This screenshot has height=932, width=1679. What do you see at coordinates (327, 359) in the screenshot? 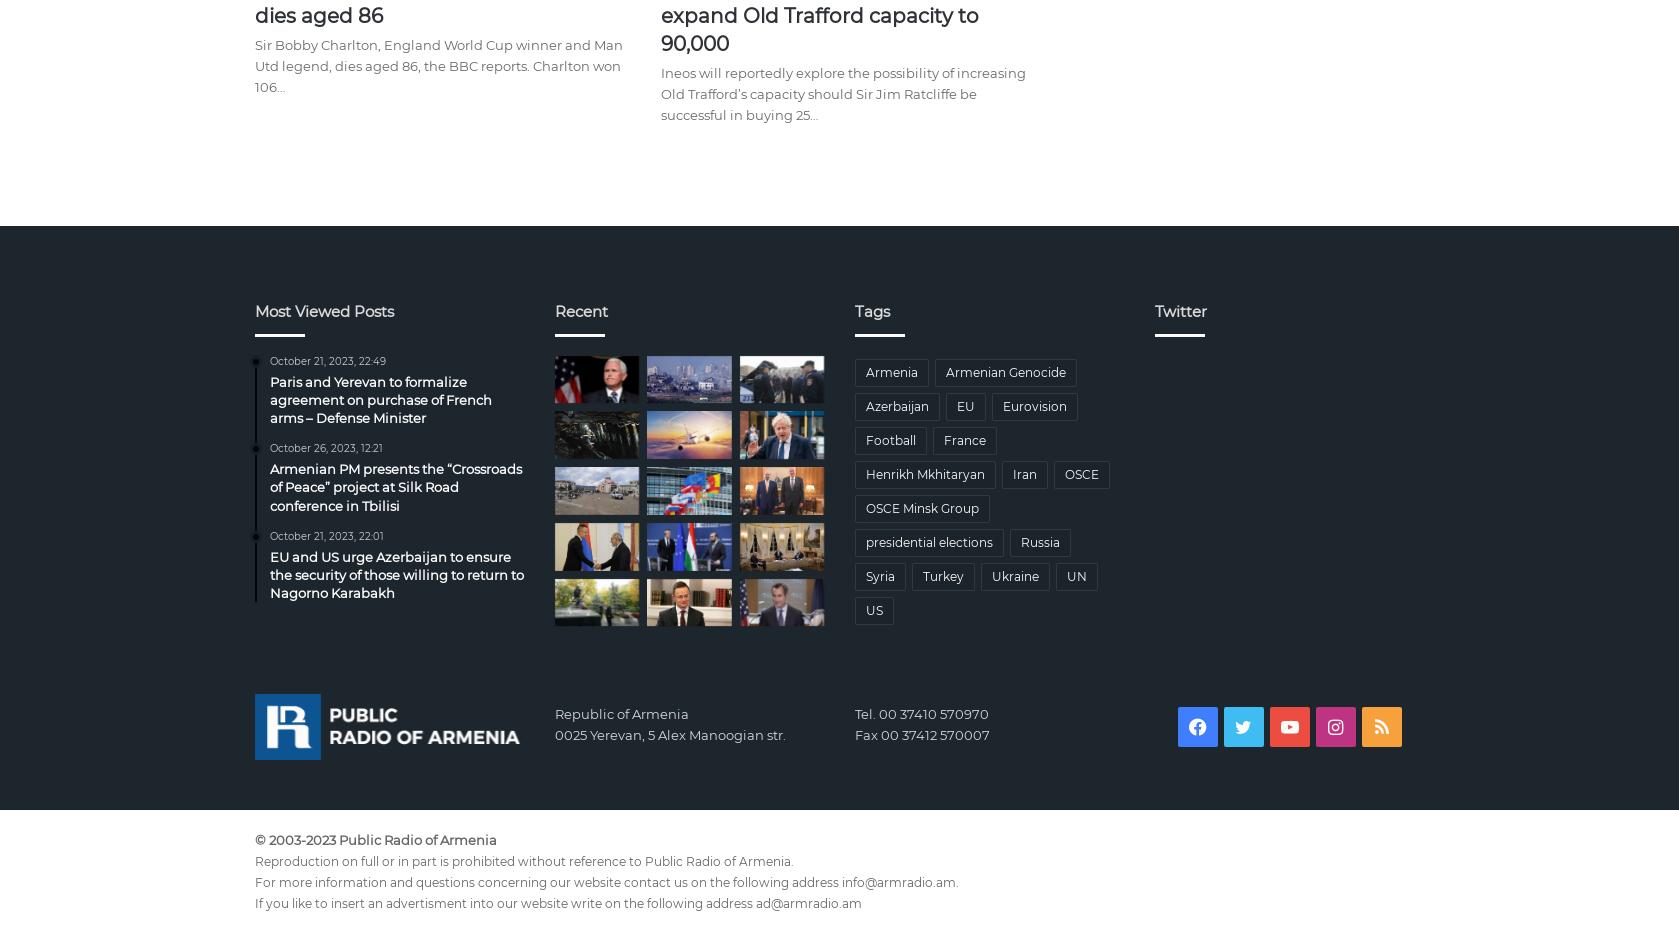
I see `'October 21, 2023, 22:49'` at bounding box center [327, 359].